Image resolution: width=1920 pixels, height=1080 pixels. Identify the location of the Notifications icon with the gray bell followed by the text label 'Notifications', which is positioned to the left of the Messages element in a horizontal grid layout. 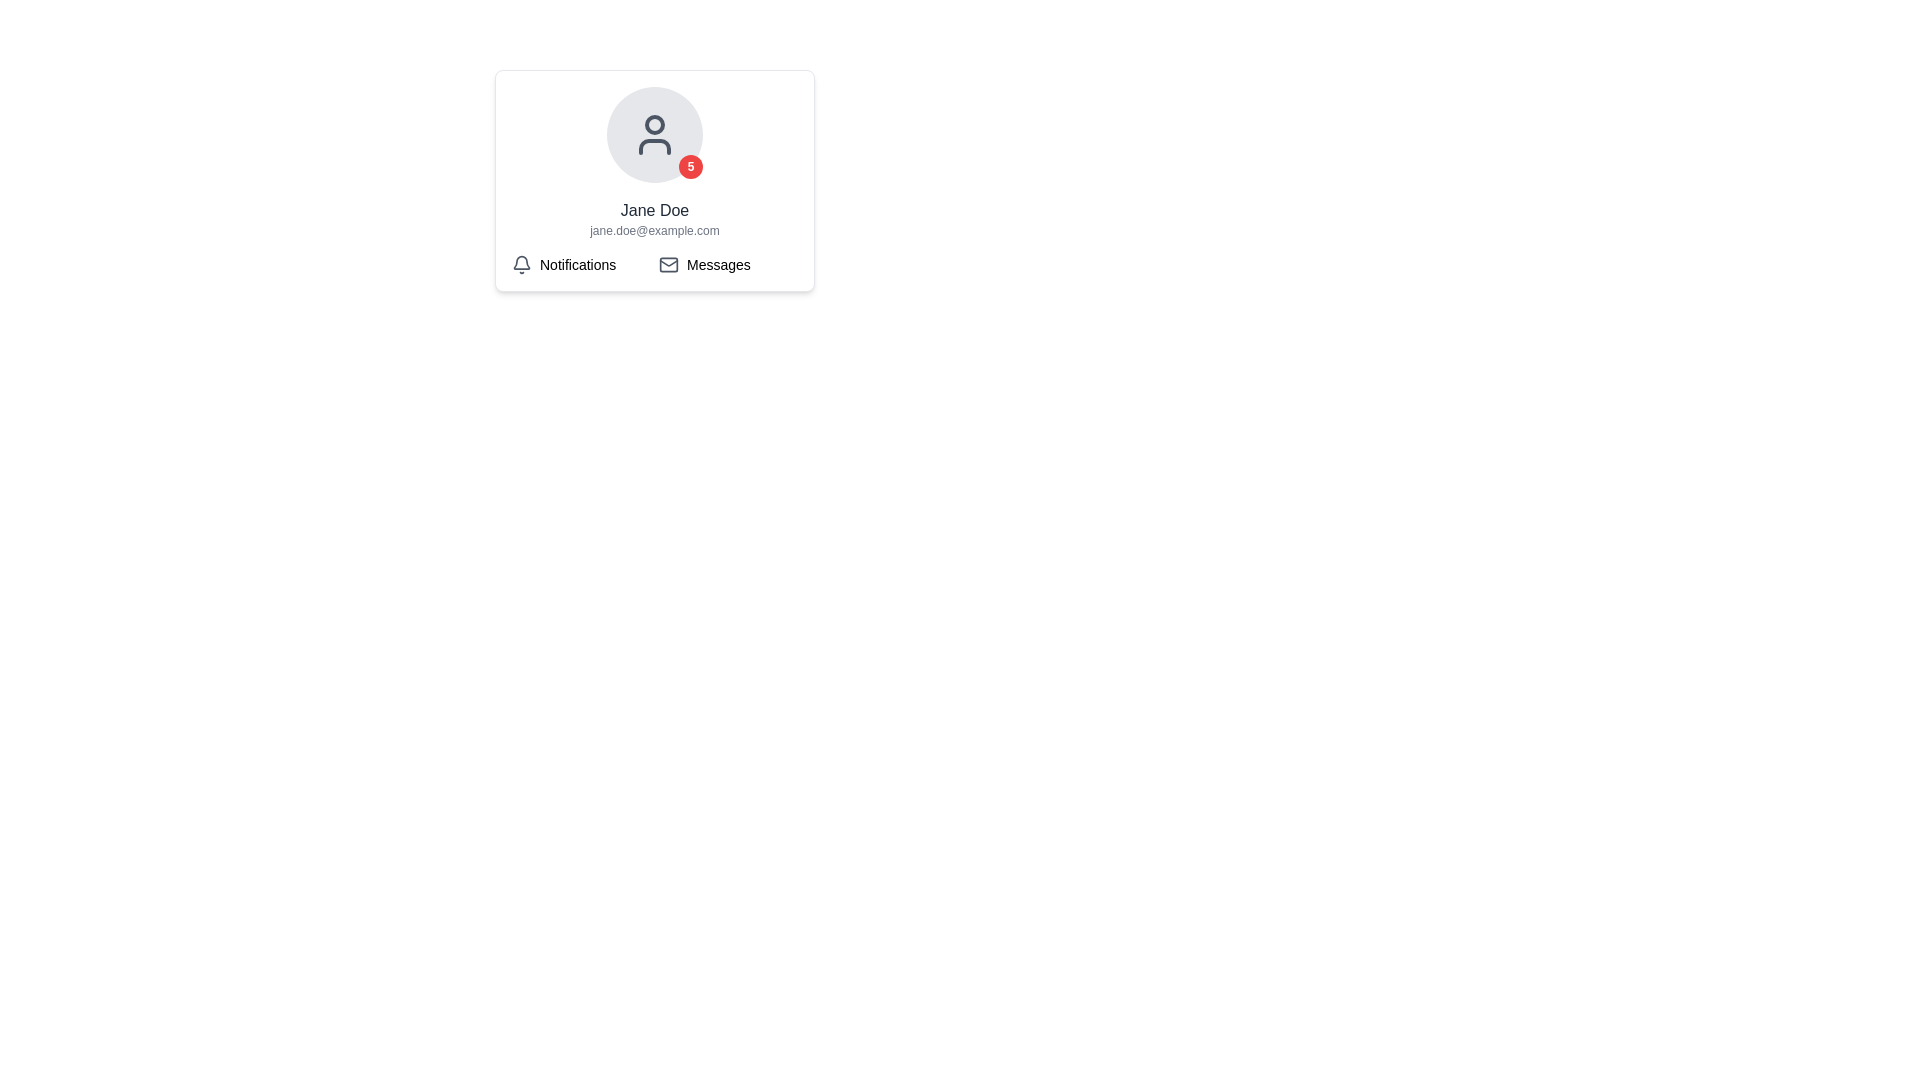
(580, 264).